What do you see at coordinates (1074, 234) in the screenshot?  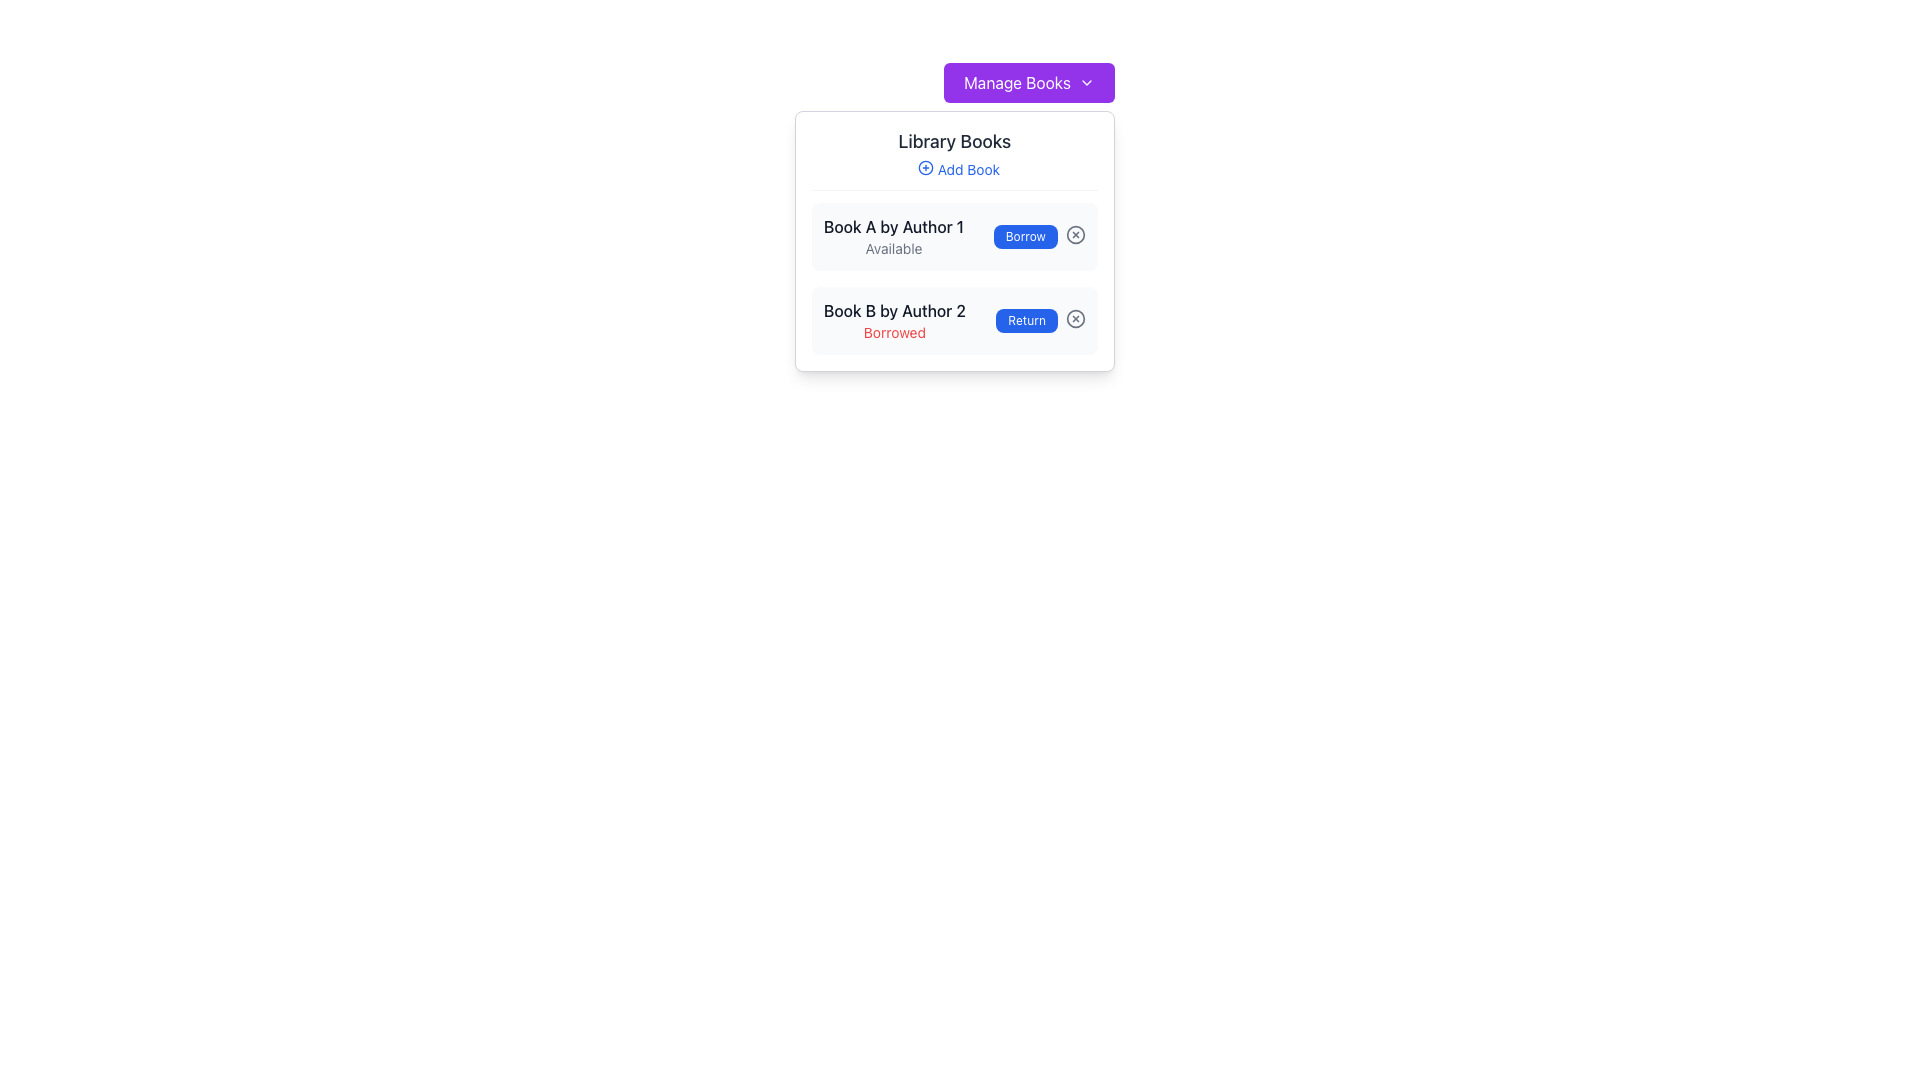 I see `the gray circle icon with a cross inside, located to the right of the 'Borrow' button in the control section of the book entry for 'Book A by Author 1' to change its color` at bounding box center [1074, 234].